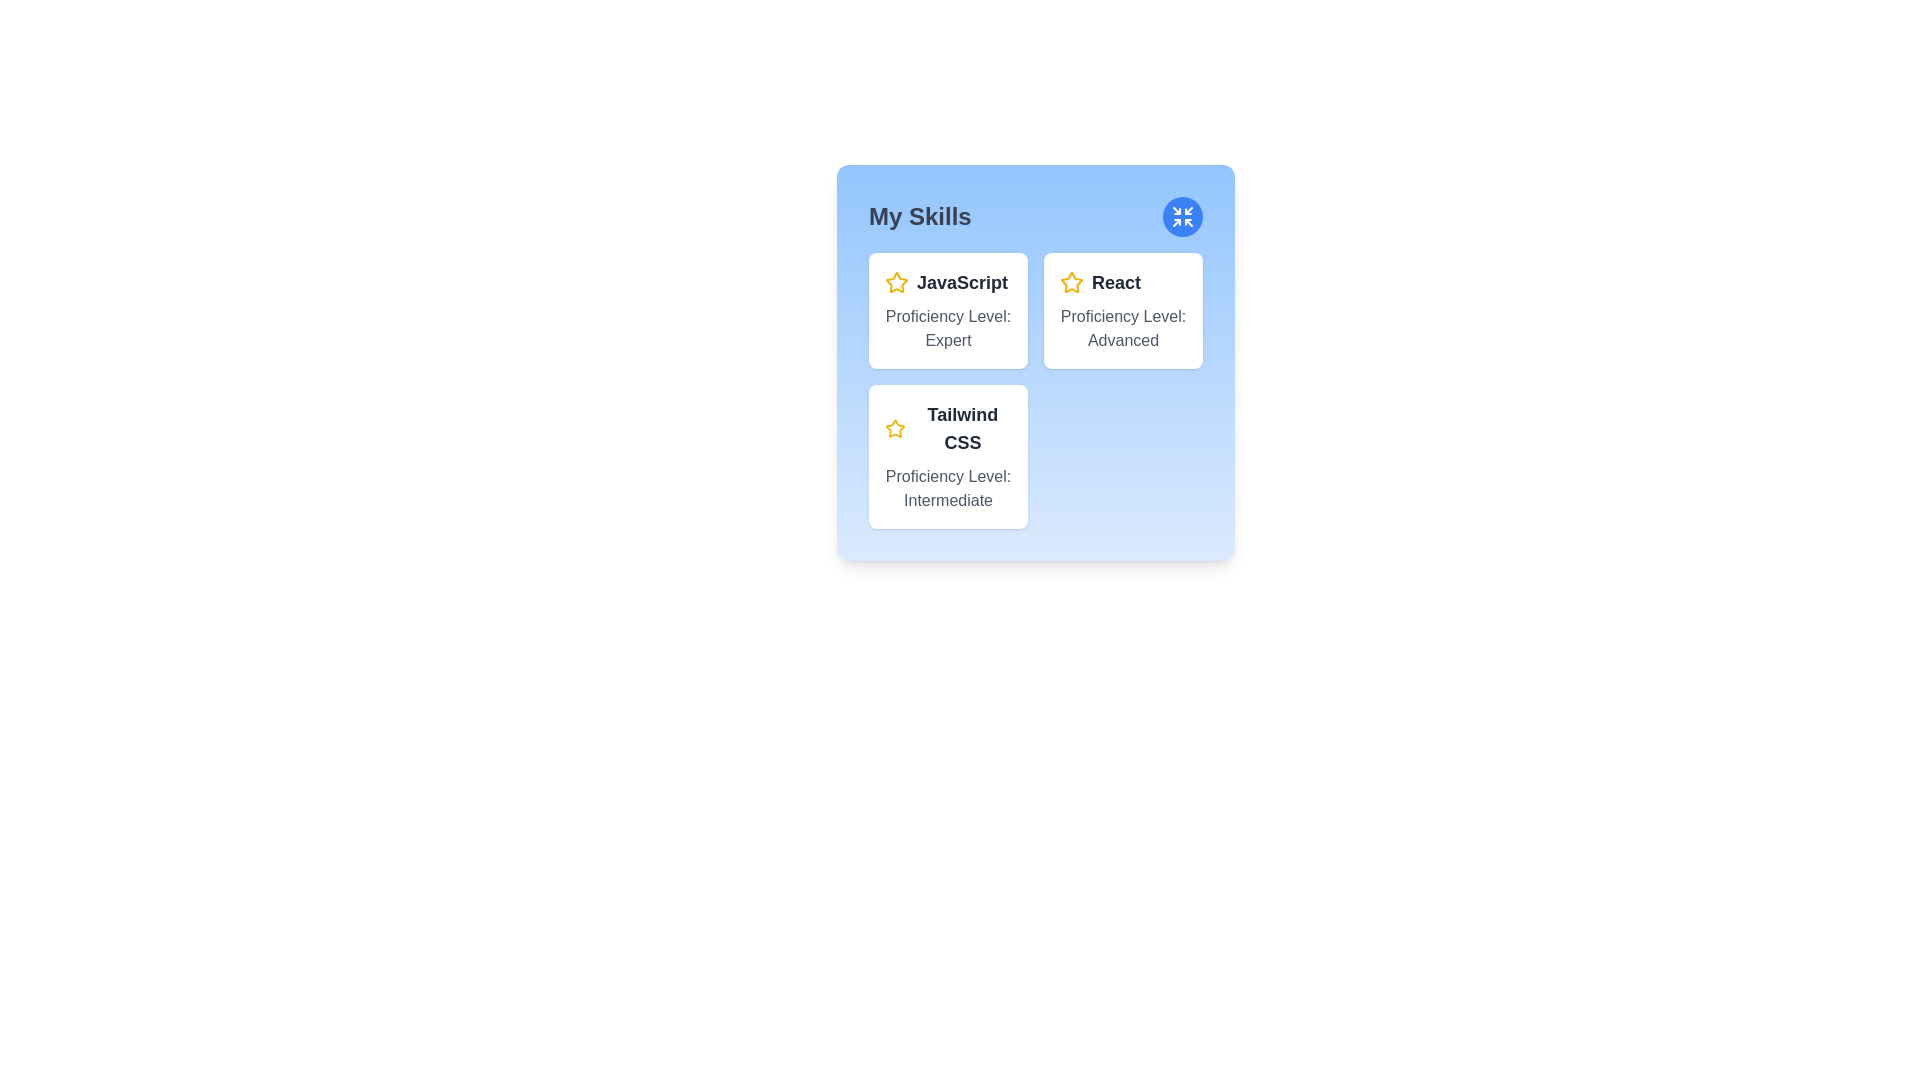  What do you see at coordinates (1123, 311) in the screenshot?
I see `the Information card displaying 'React' with proficiency level 'Advanced', located in the second column under 'My Skills'` at bounding box center [1123, 311].